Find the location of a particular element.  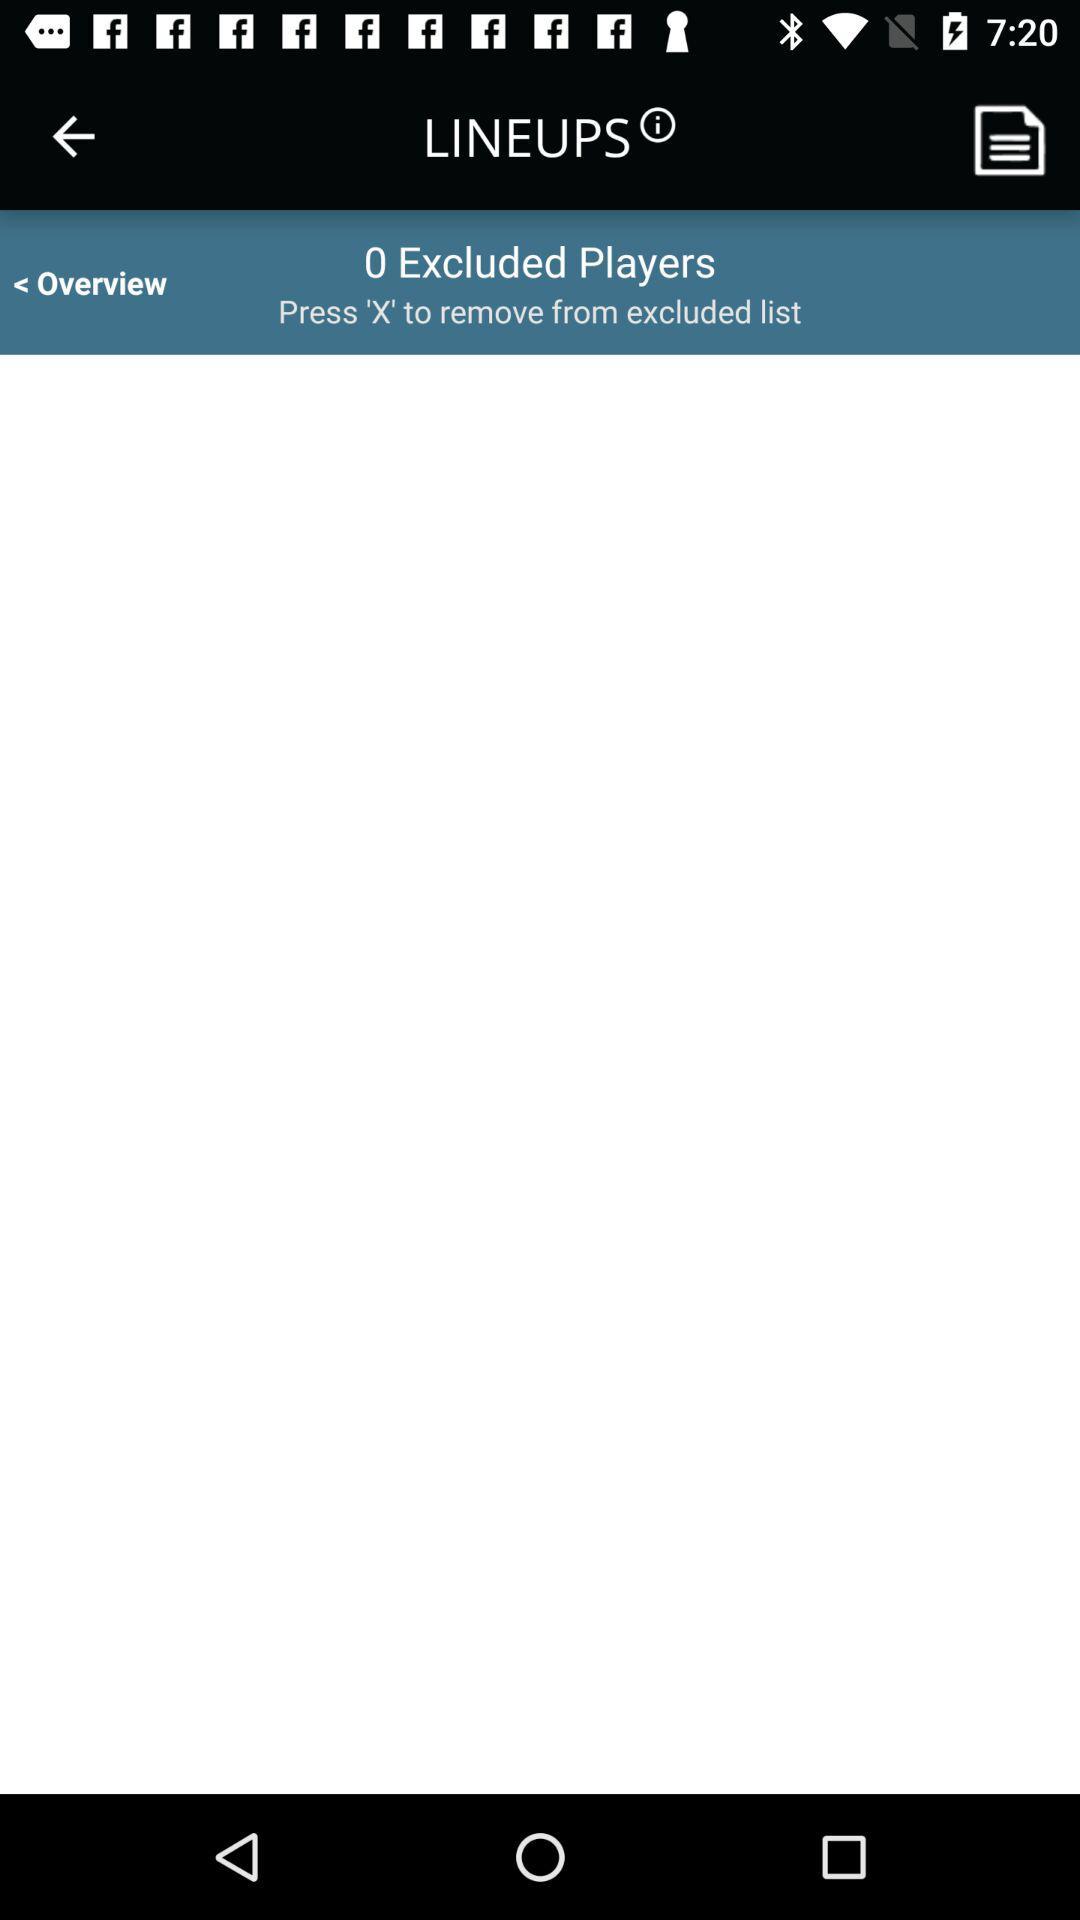

make list is located at coordinates (1017, 135).